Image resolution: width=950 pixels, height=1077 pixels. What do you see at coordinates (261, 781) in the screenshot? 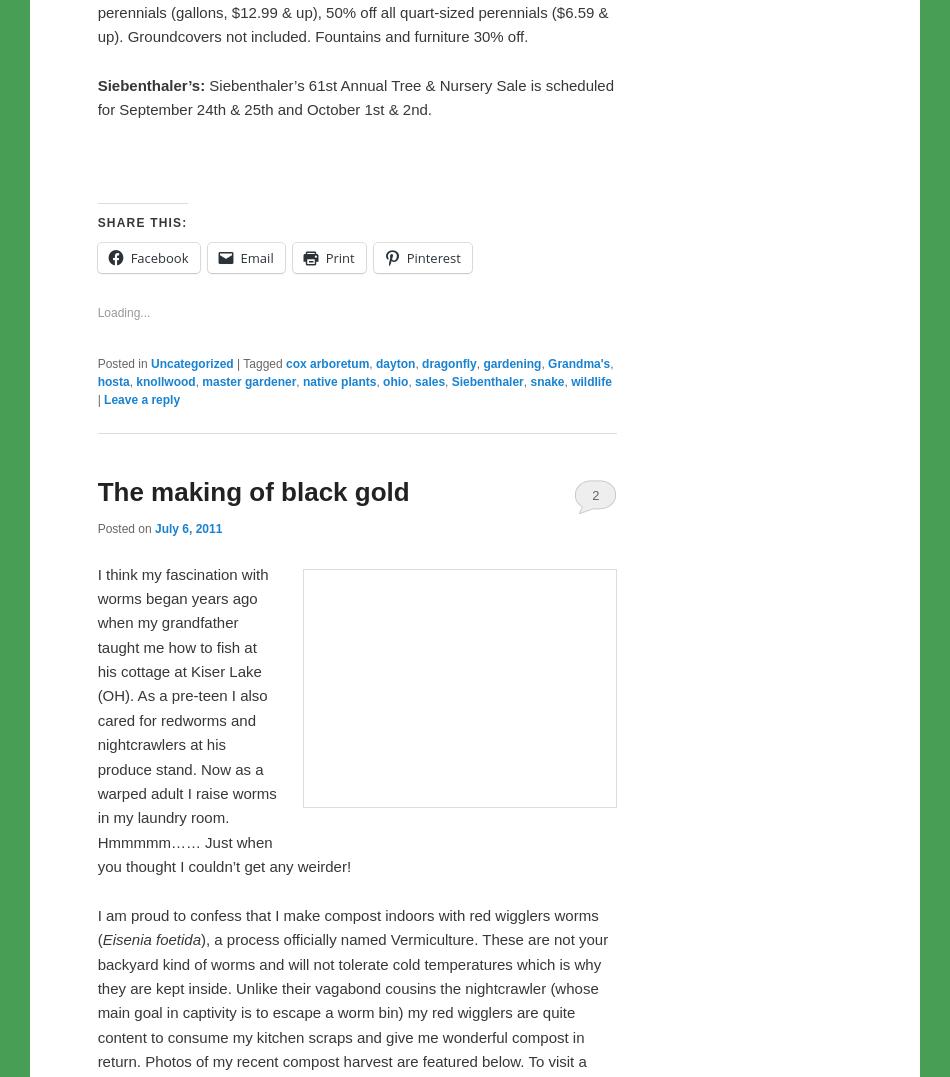
I see `'Tagged'` at bounding box center [261, 781].